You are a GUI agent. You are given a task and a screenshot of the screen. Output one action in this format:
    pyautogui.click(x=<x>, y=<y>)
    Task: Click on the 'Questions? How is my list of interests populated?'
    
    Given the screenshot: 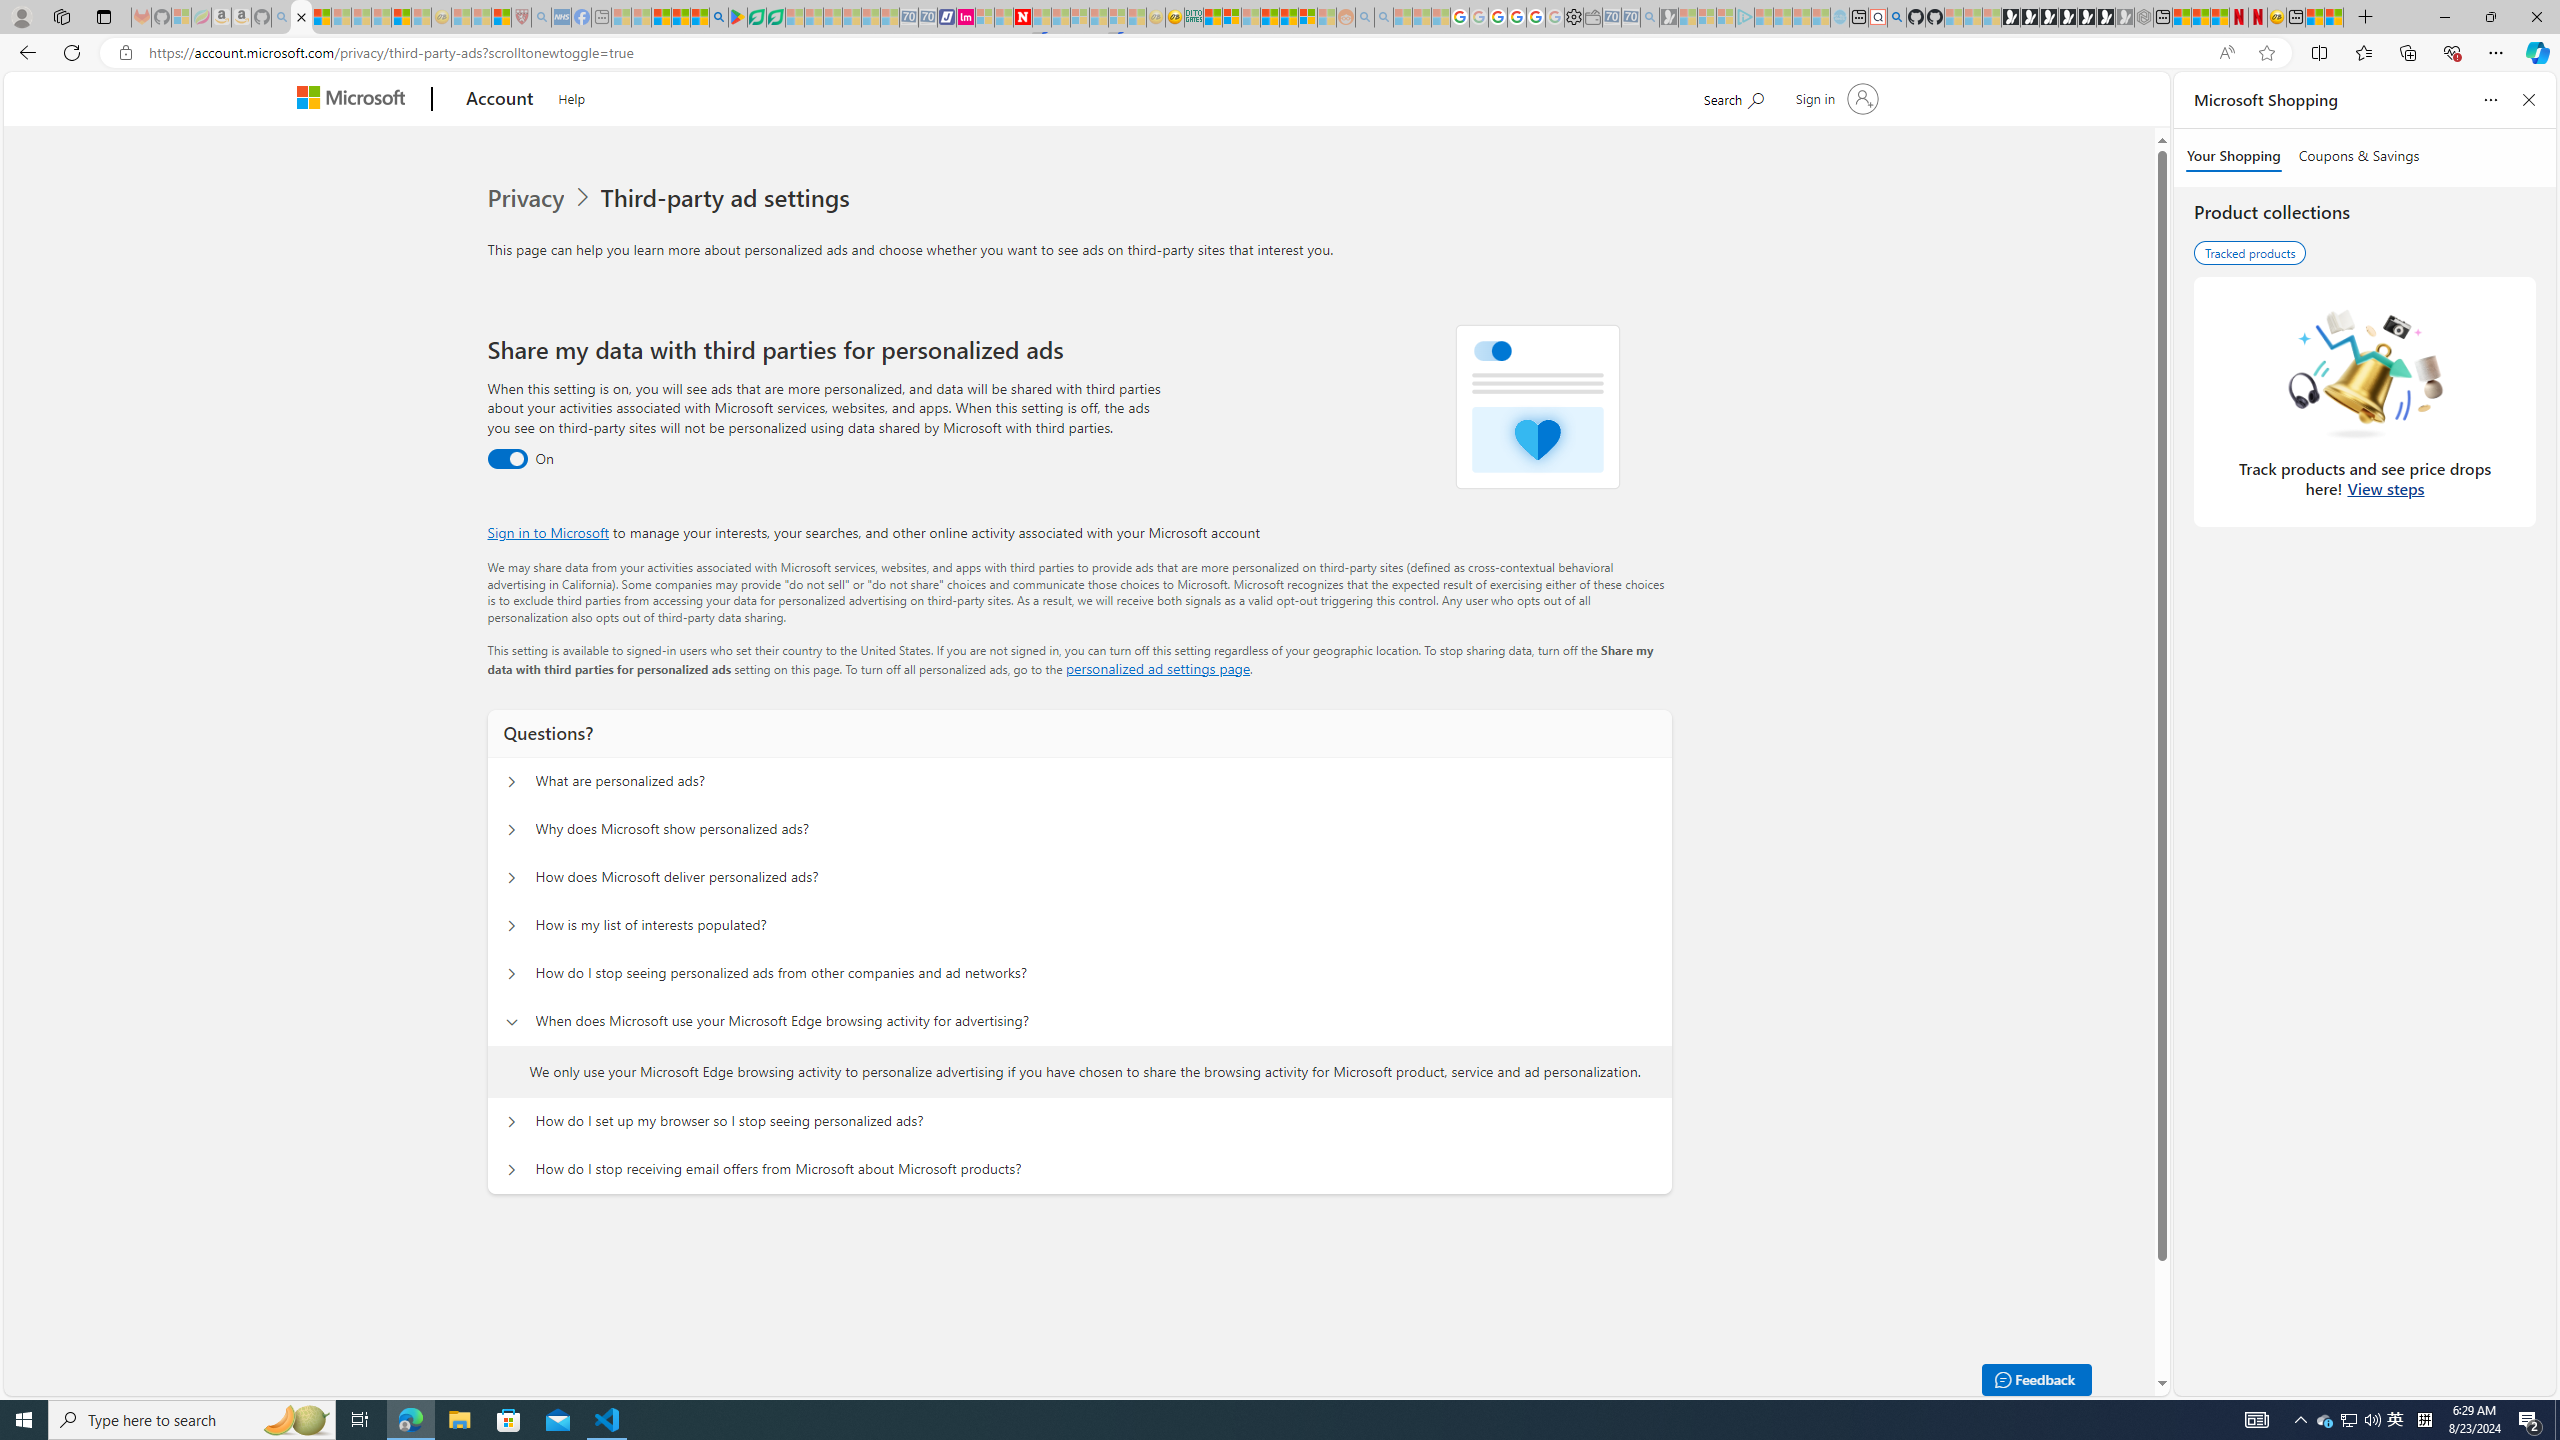 What is the action you would take?
    pyautogui.click(x=509, y=924)
    